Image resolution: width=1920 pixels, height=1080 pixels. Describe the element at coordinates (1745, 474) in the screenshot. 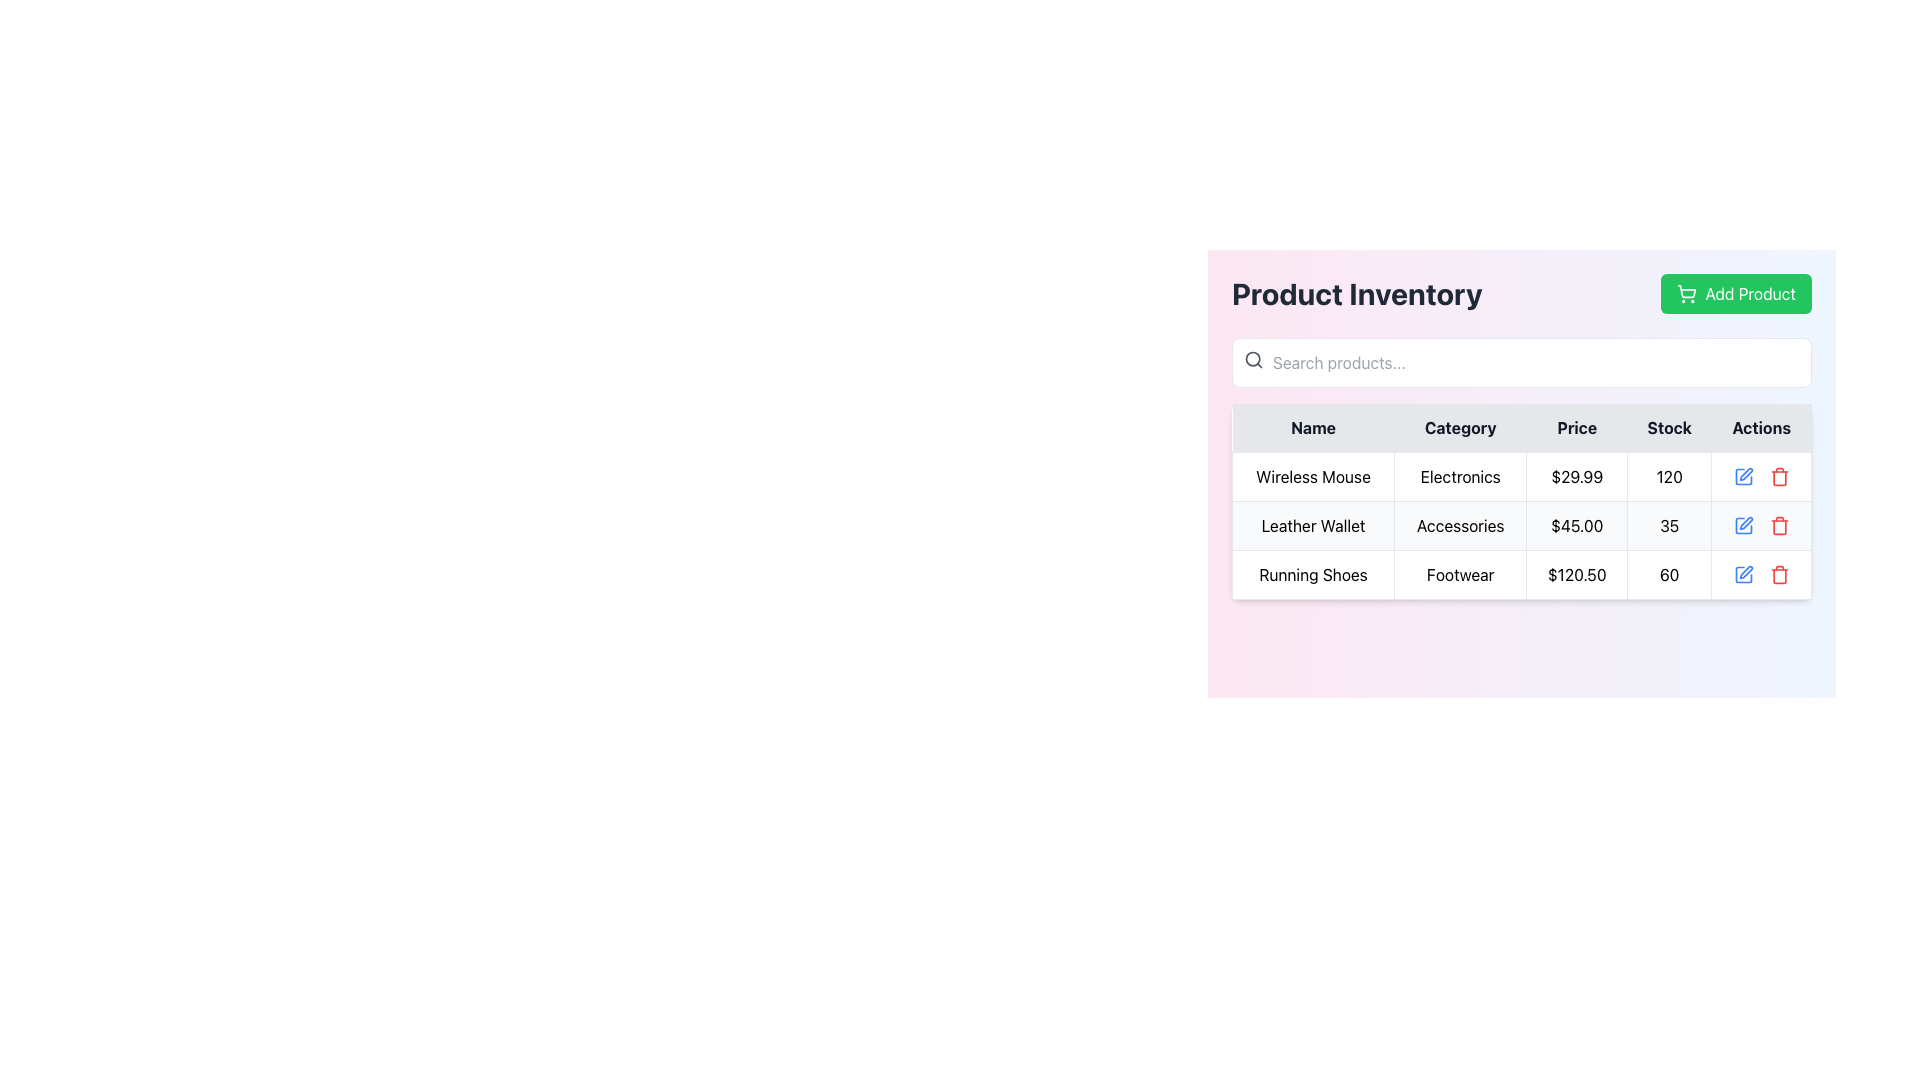

I see `the pen icon located in the 'Actions' column for the product 'Running Shoes'` at that location.